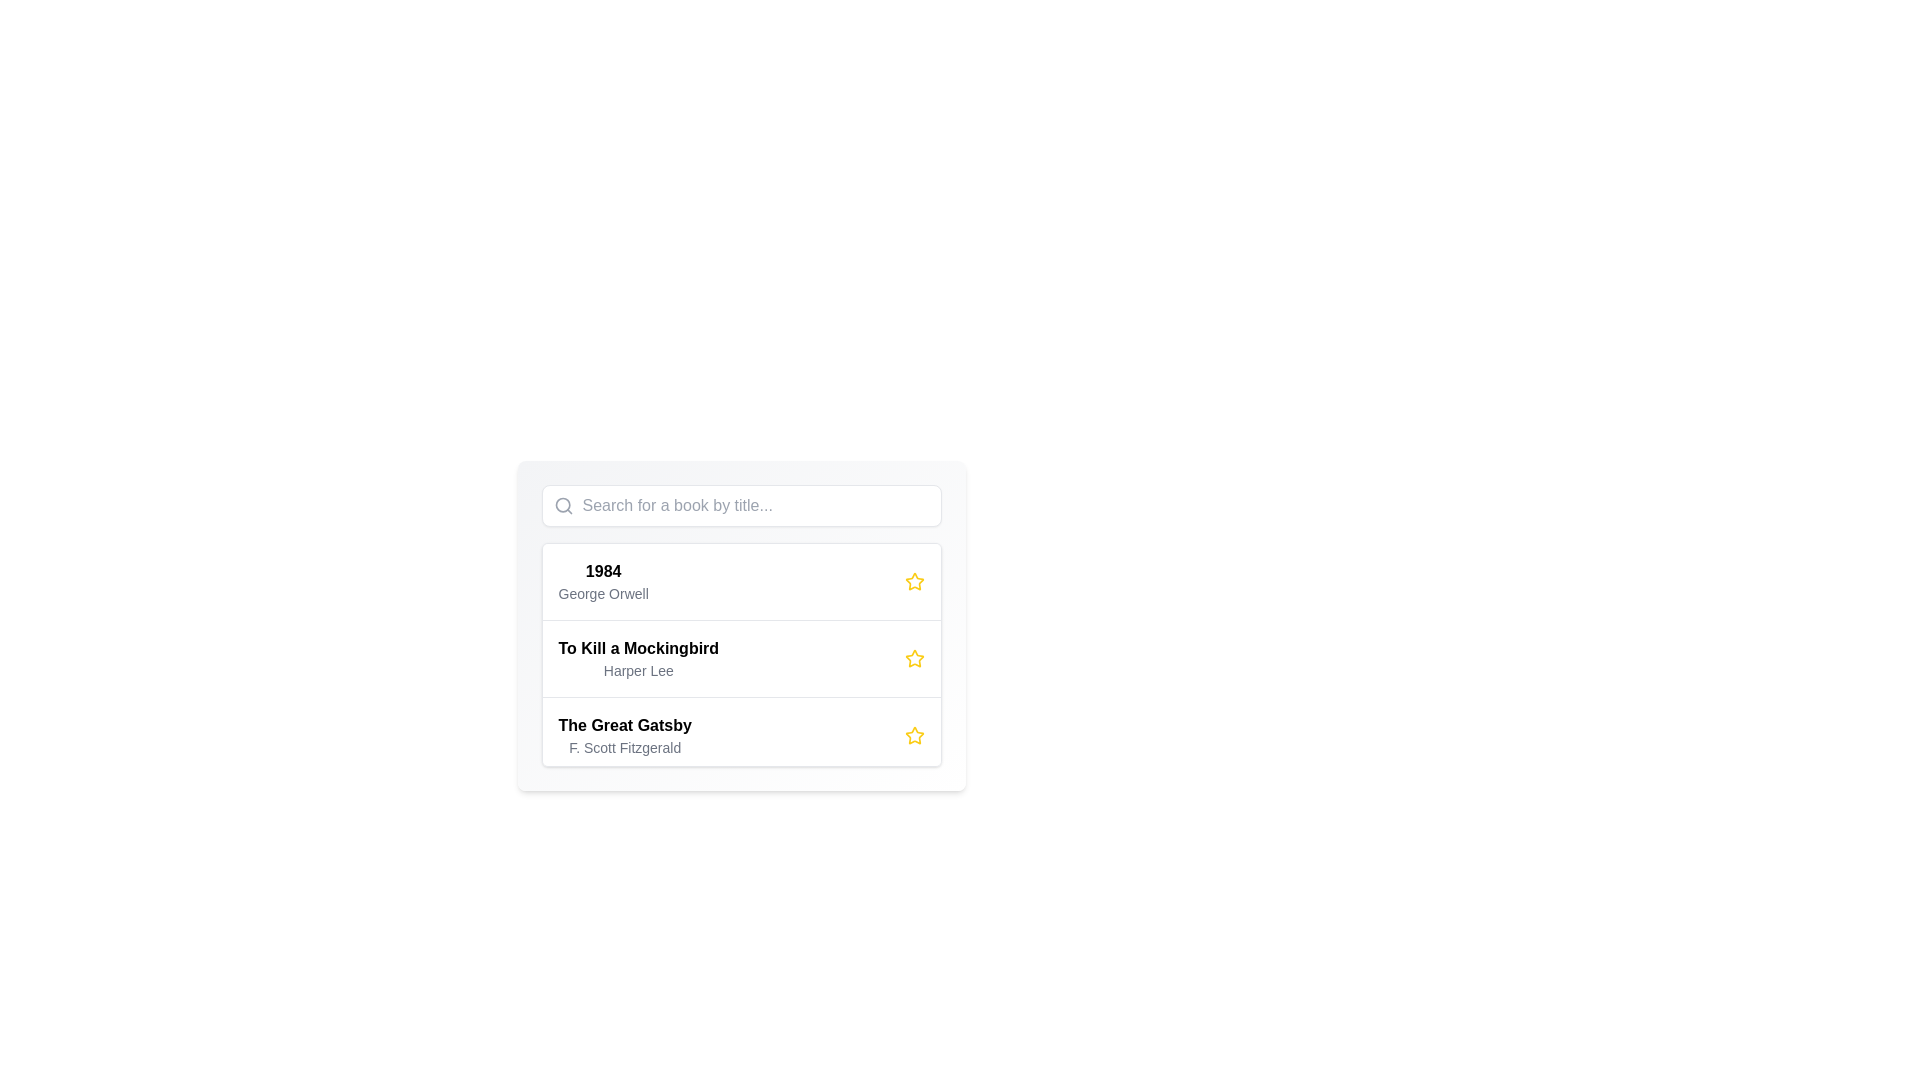 Image resolution: width=1920 pixels, height=1080 pixels. Describe the element at coordinates (561, 504) in the screenshot. I see `the circular part of the search icon, which enhances the user interface for the adjacent search input field` at that location.